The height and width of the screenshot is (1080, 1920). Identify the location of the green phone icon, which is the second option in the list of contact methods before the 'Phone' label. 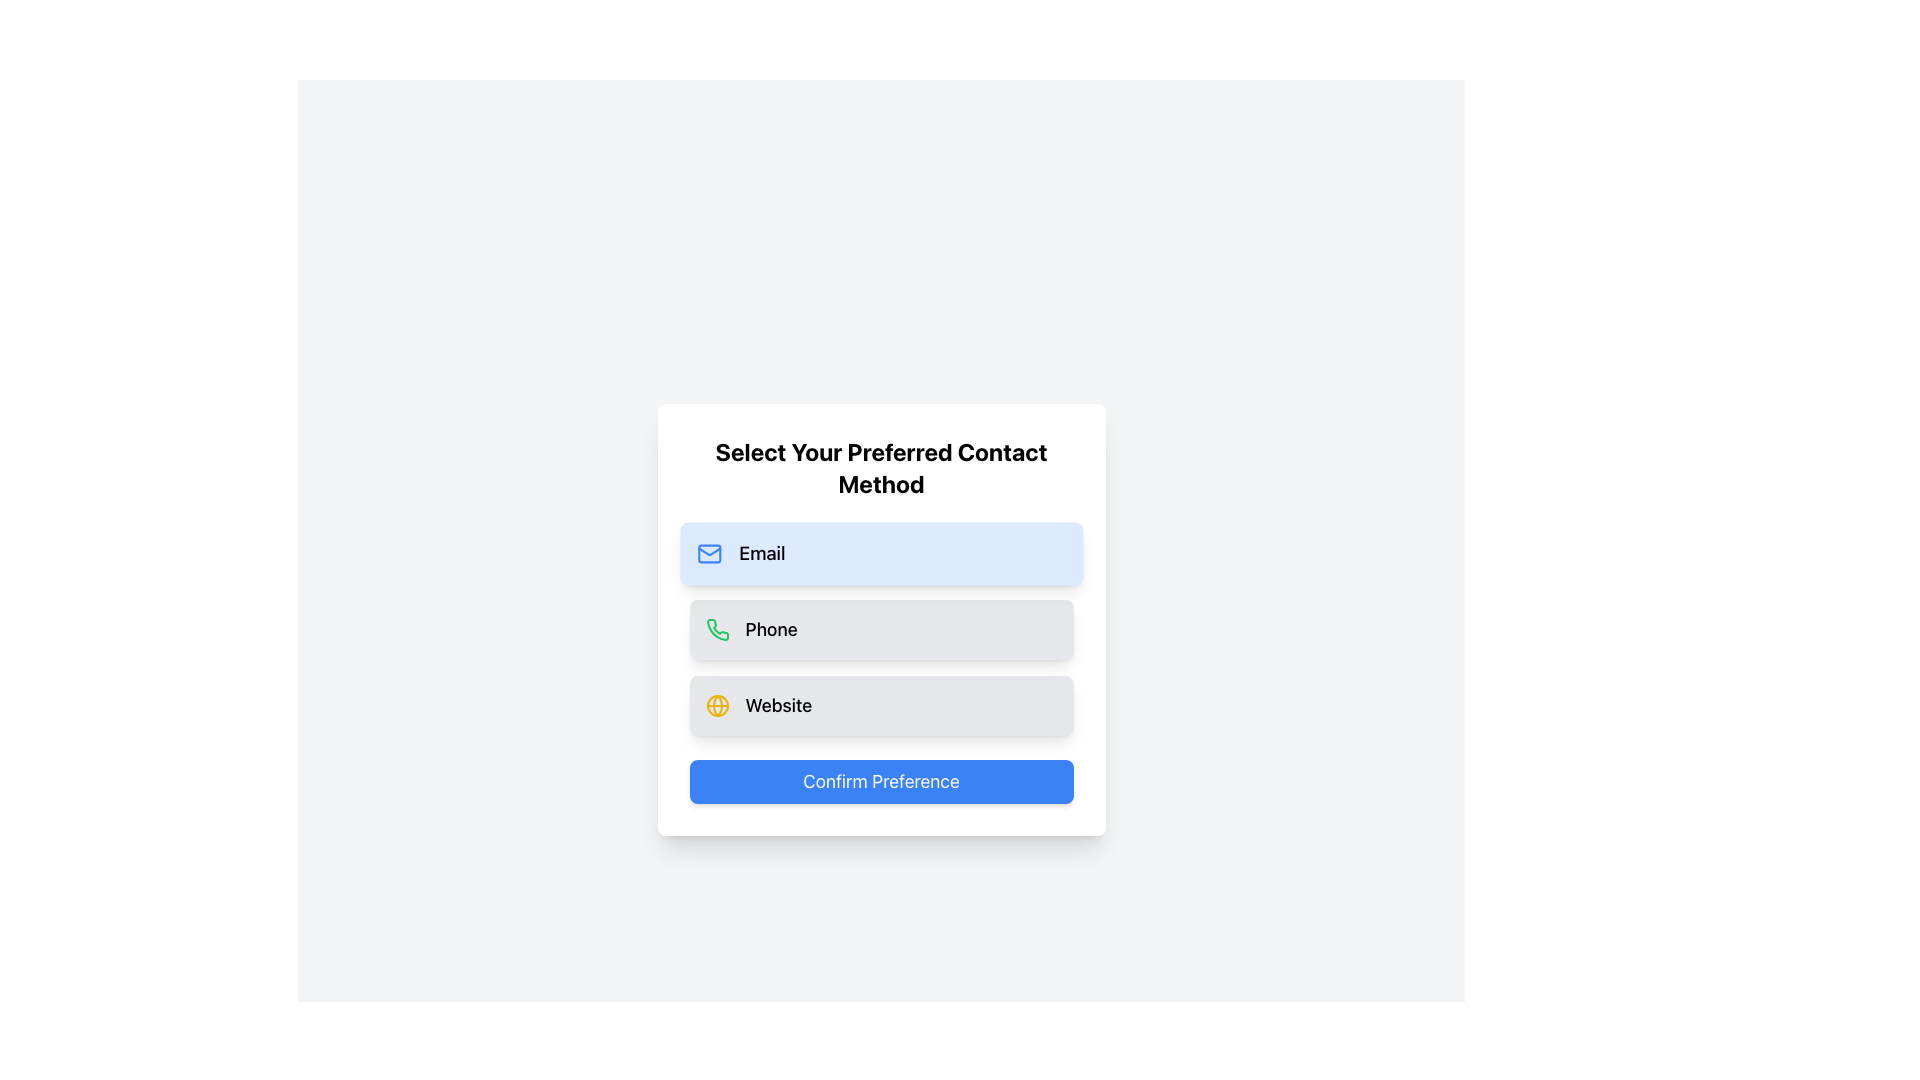
(717, 628).